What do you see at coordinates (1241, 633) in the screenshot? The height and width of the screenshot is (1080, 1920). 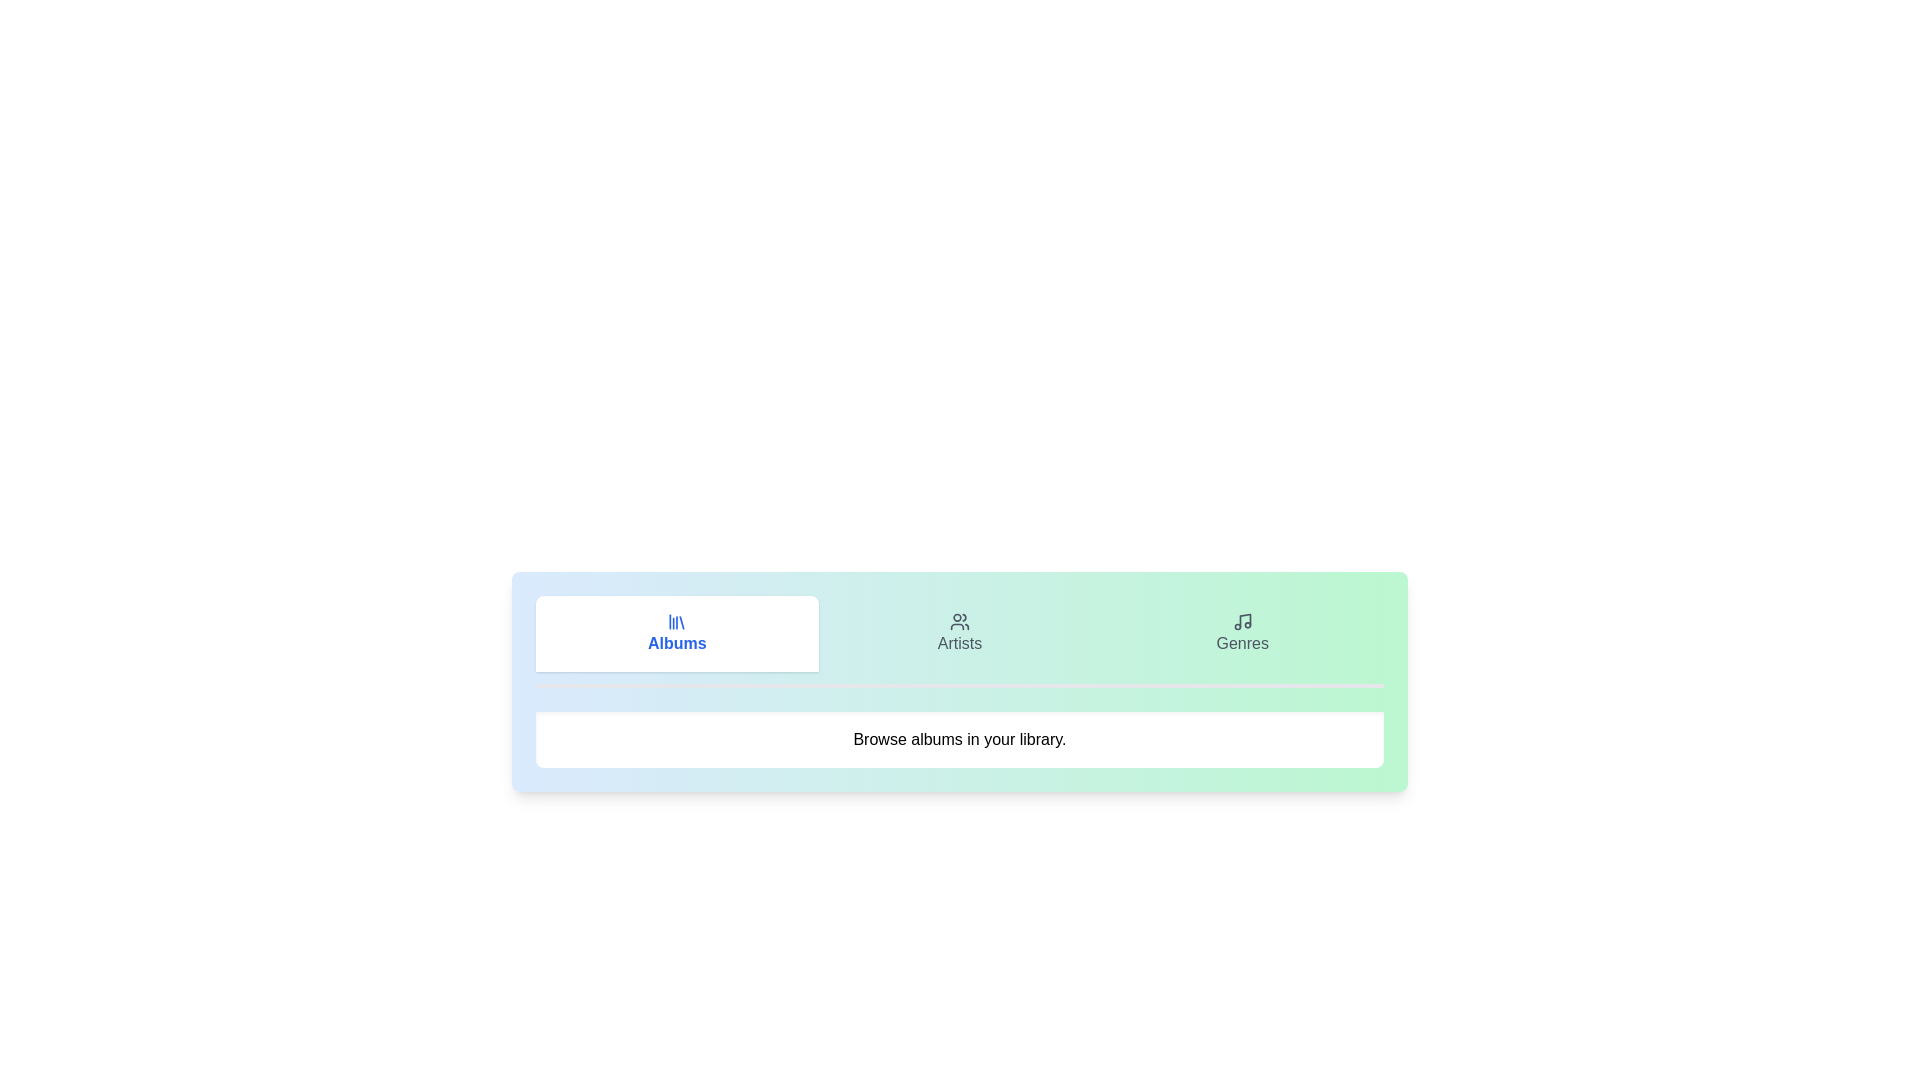 I see `the Genres tab by clicking on its button` at bounding box center [1241, 633].